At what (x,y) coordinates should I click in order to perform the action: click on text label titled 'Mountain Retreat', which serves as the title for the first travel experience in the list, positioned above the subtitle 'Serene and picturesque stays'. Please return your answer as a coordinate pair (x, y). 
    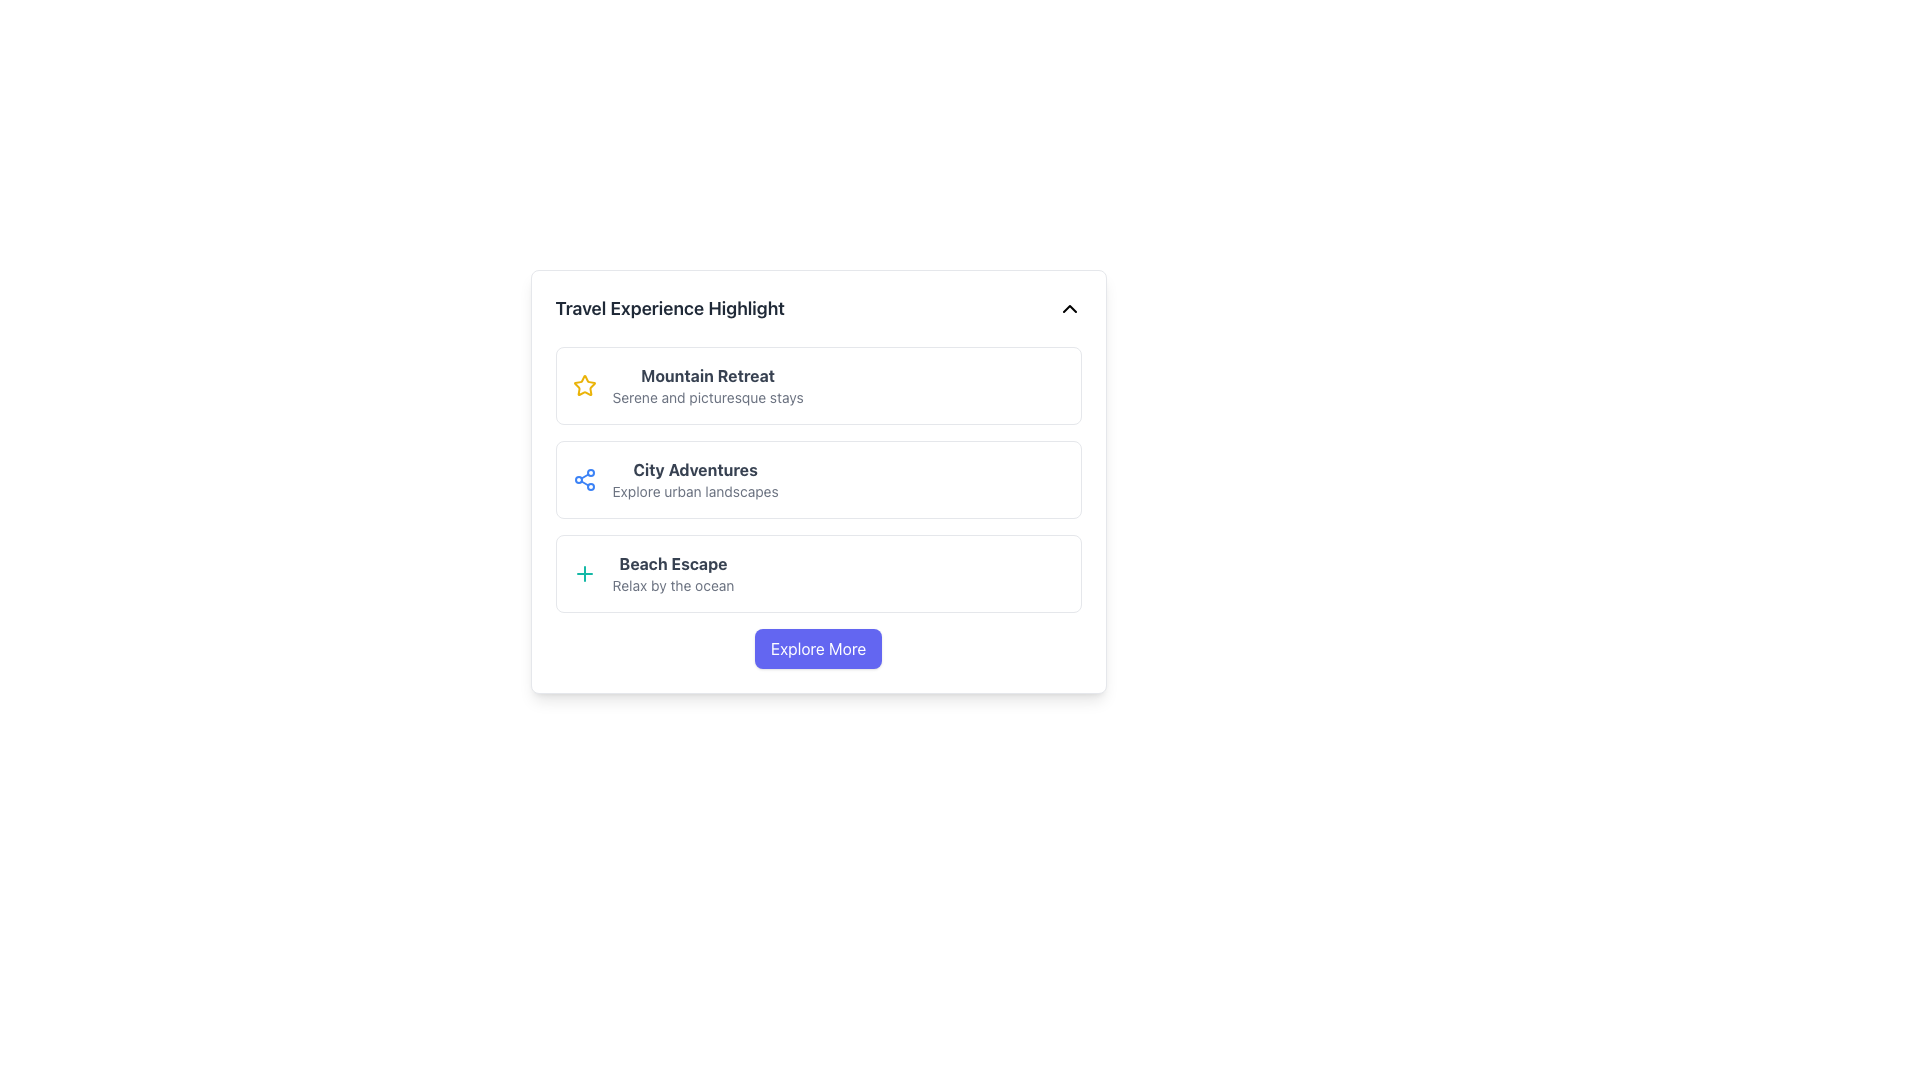
    Looking at the image, I should click on (708, 375).